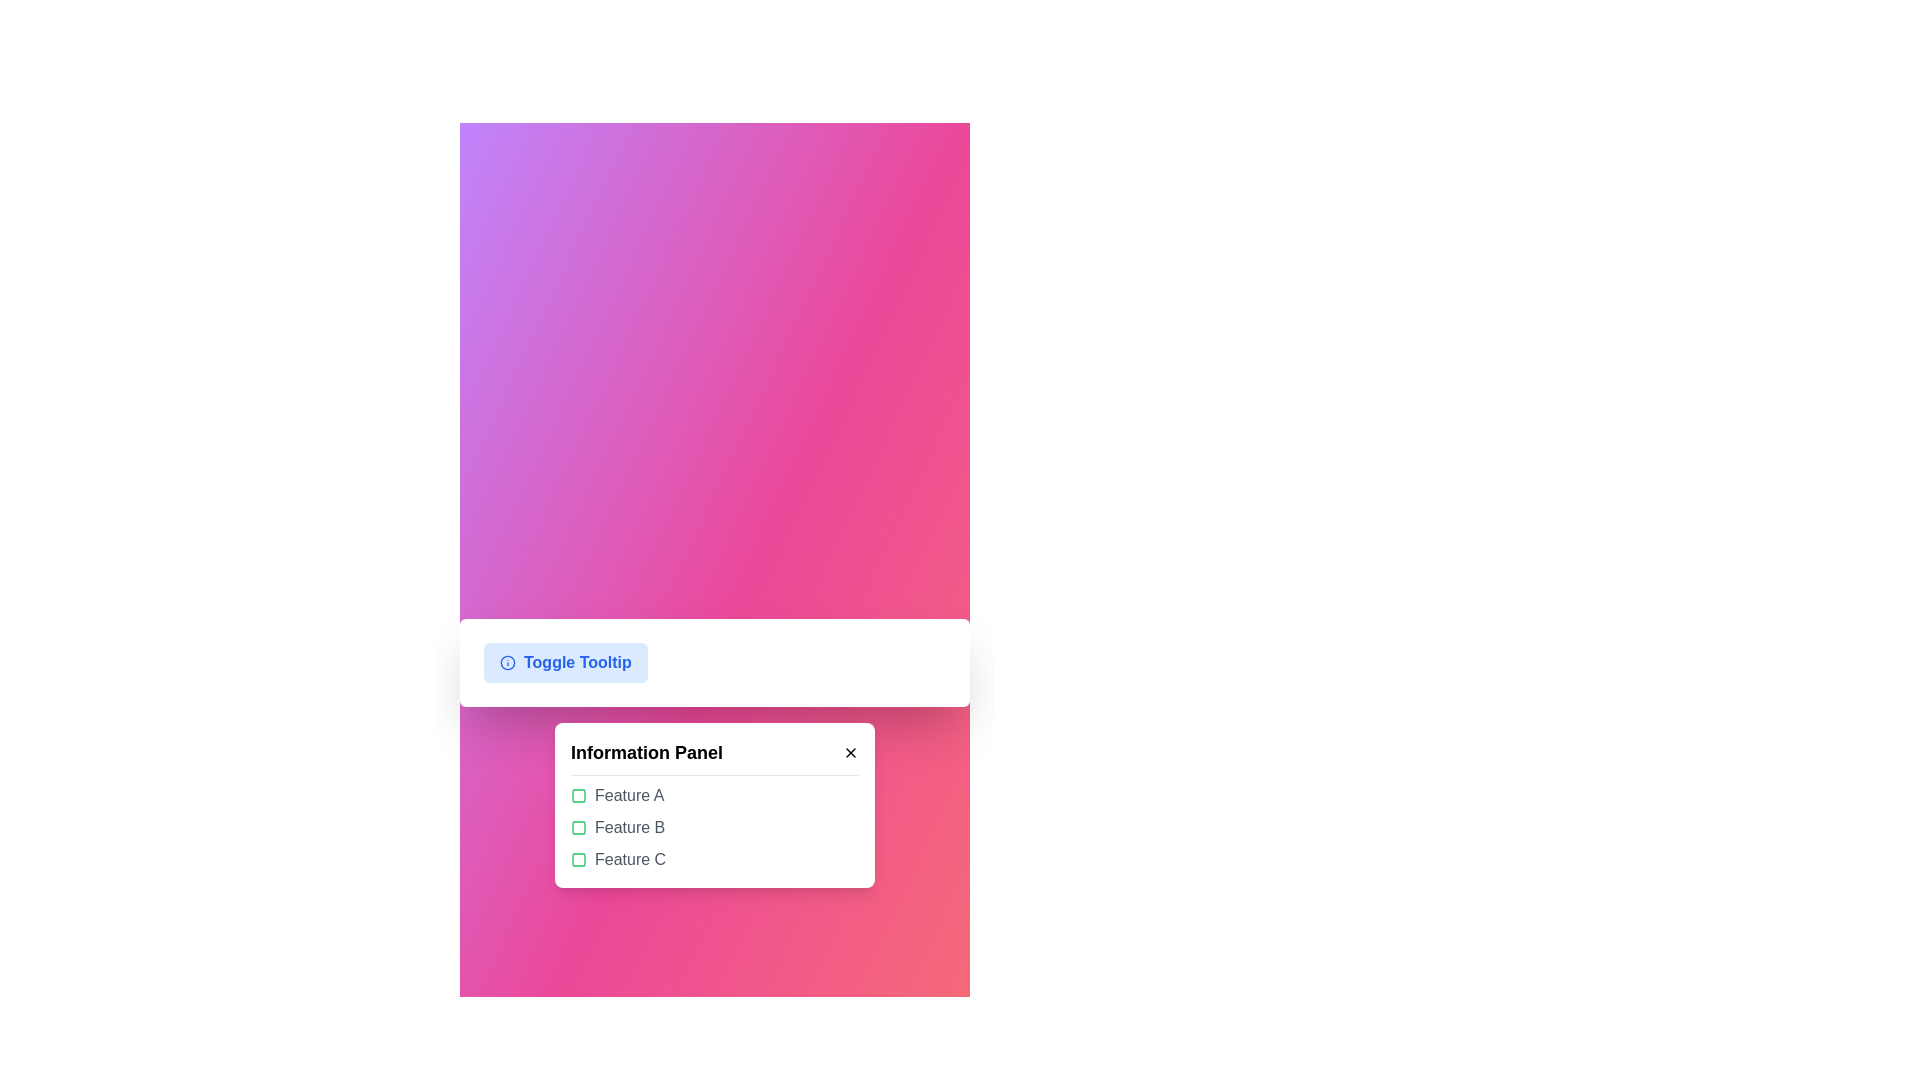  I want to click on text label that contains the phrase 'Feature B', which is styled with a gray font color and is the second item in the list between 'Feature A' and 'Feature C', so click(629, 828).